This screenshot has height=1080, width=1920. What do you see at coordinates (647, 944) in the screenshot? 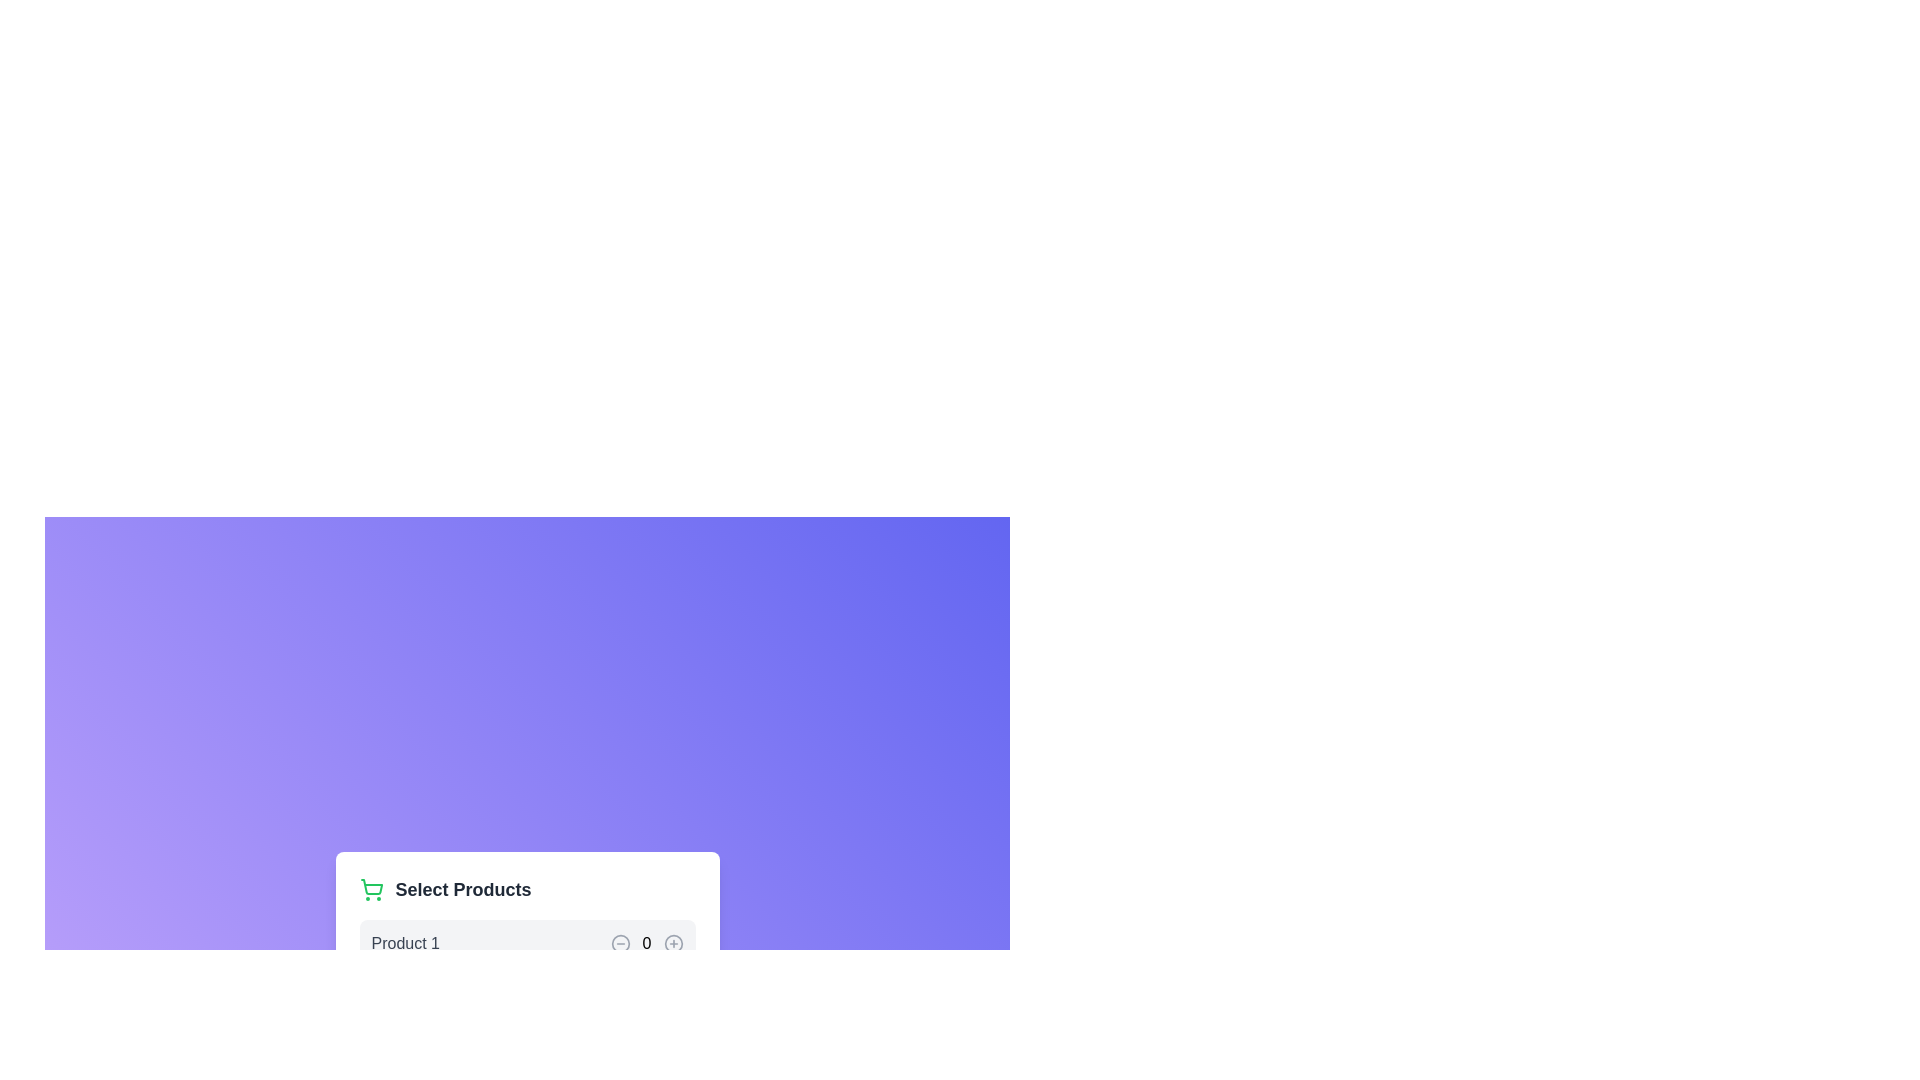
I see `the Static Text element displaying the digit '0', which is positioned centrally and aligned with surrounding buttons` at bounding box center [647, 944].